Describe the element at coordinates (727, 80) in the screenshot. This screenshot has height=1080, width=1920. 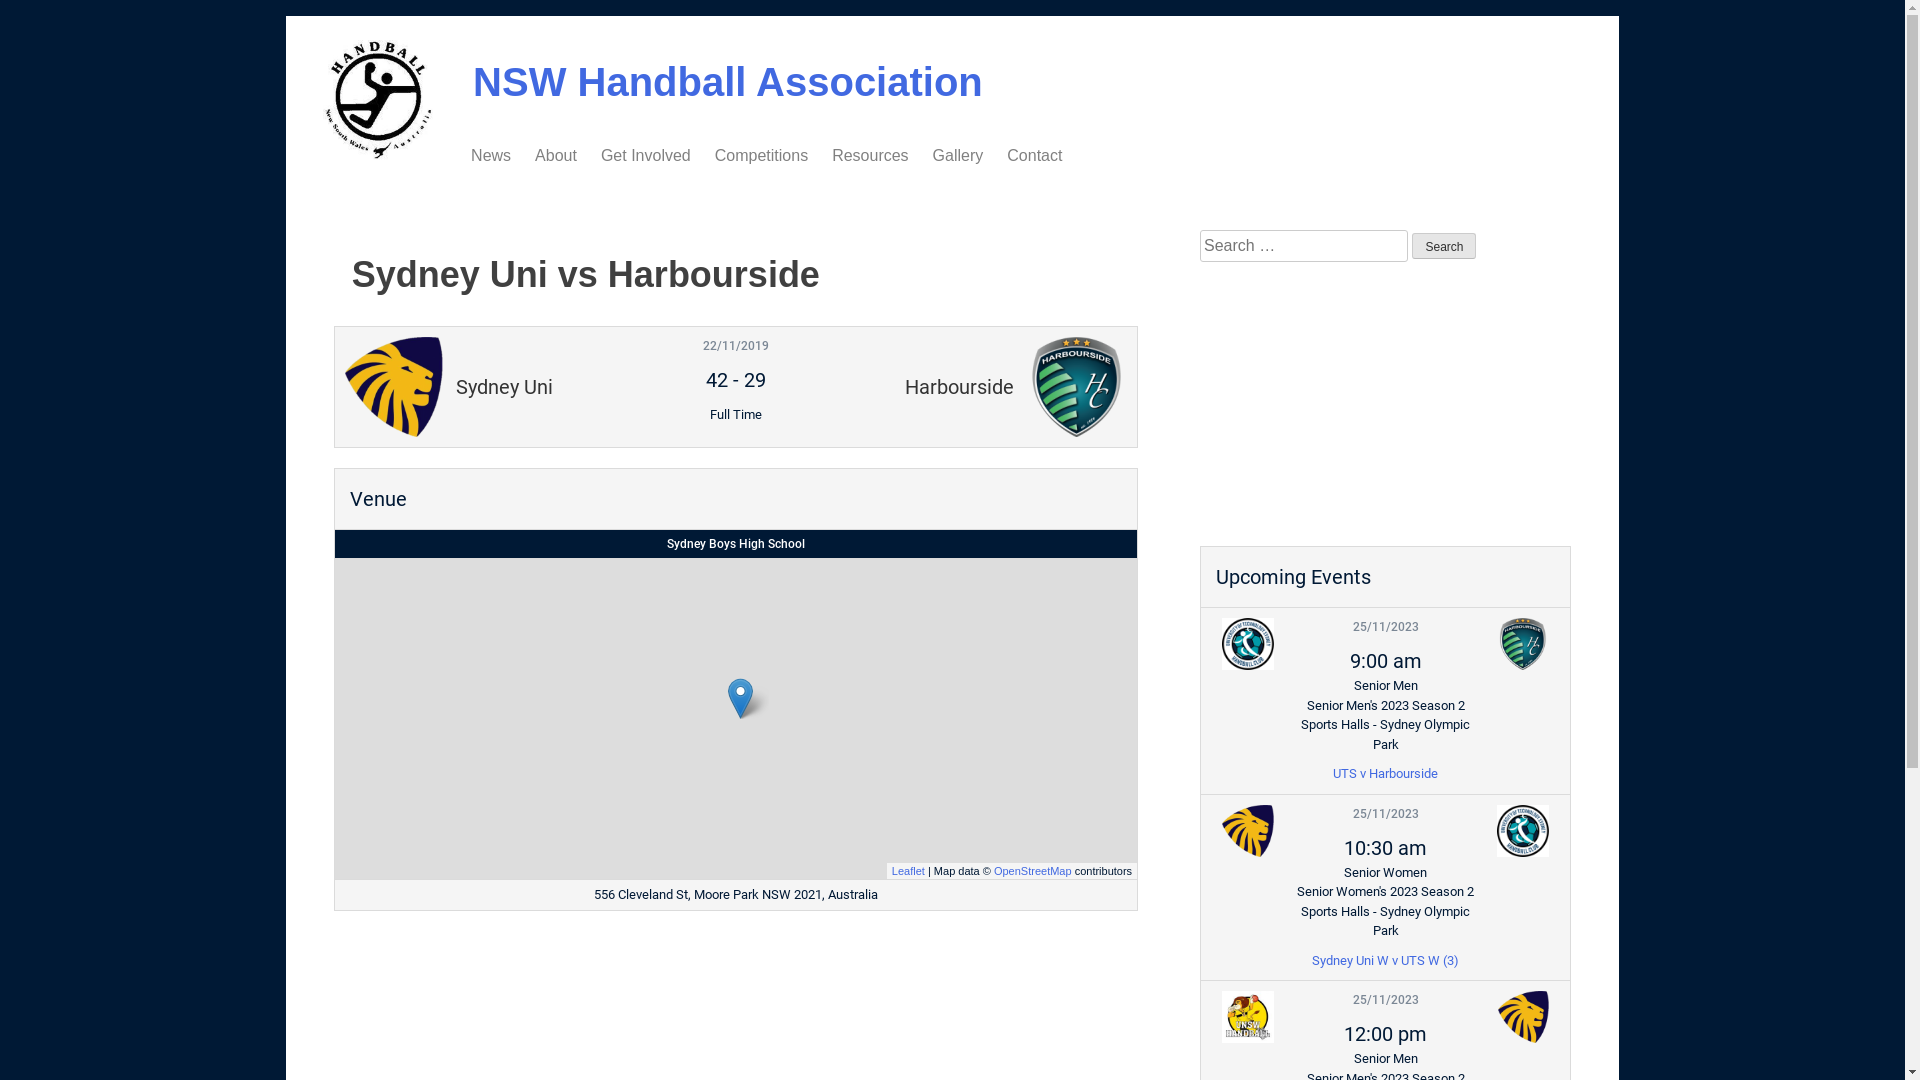
I see `'NSW Handball Association'` at that location.